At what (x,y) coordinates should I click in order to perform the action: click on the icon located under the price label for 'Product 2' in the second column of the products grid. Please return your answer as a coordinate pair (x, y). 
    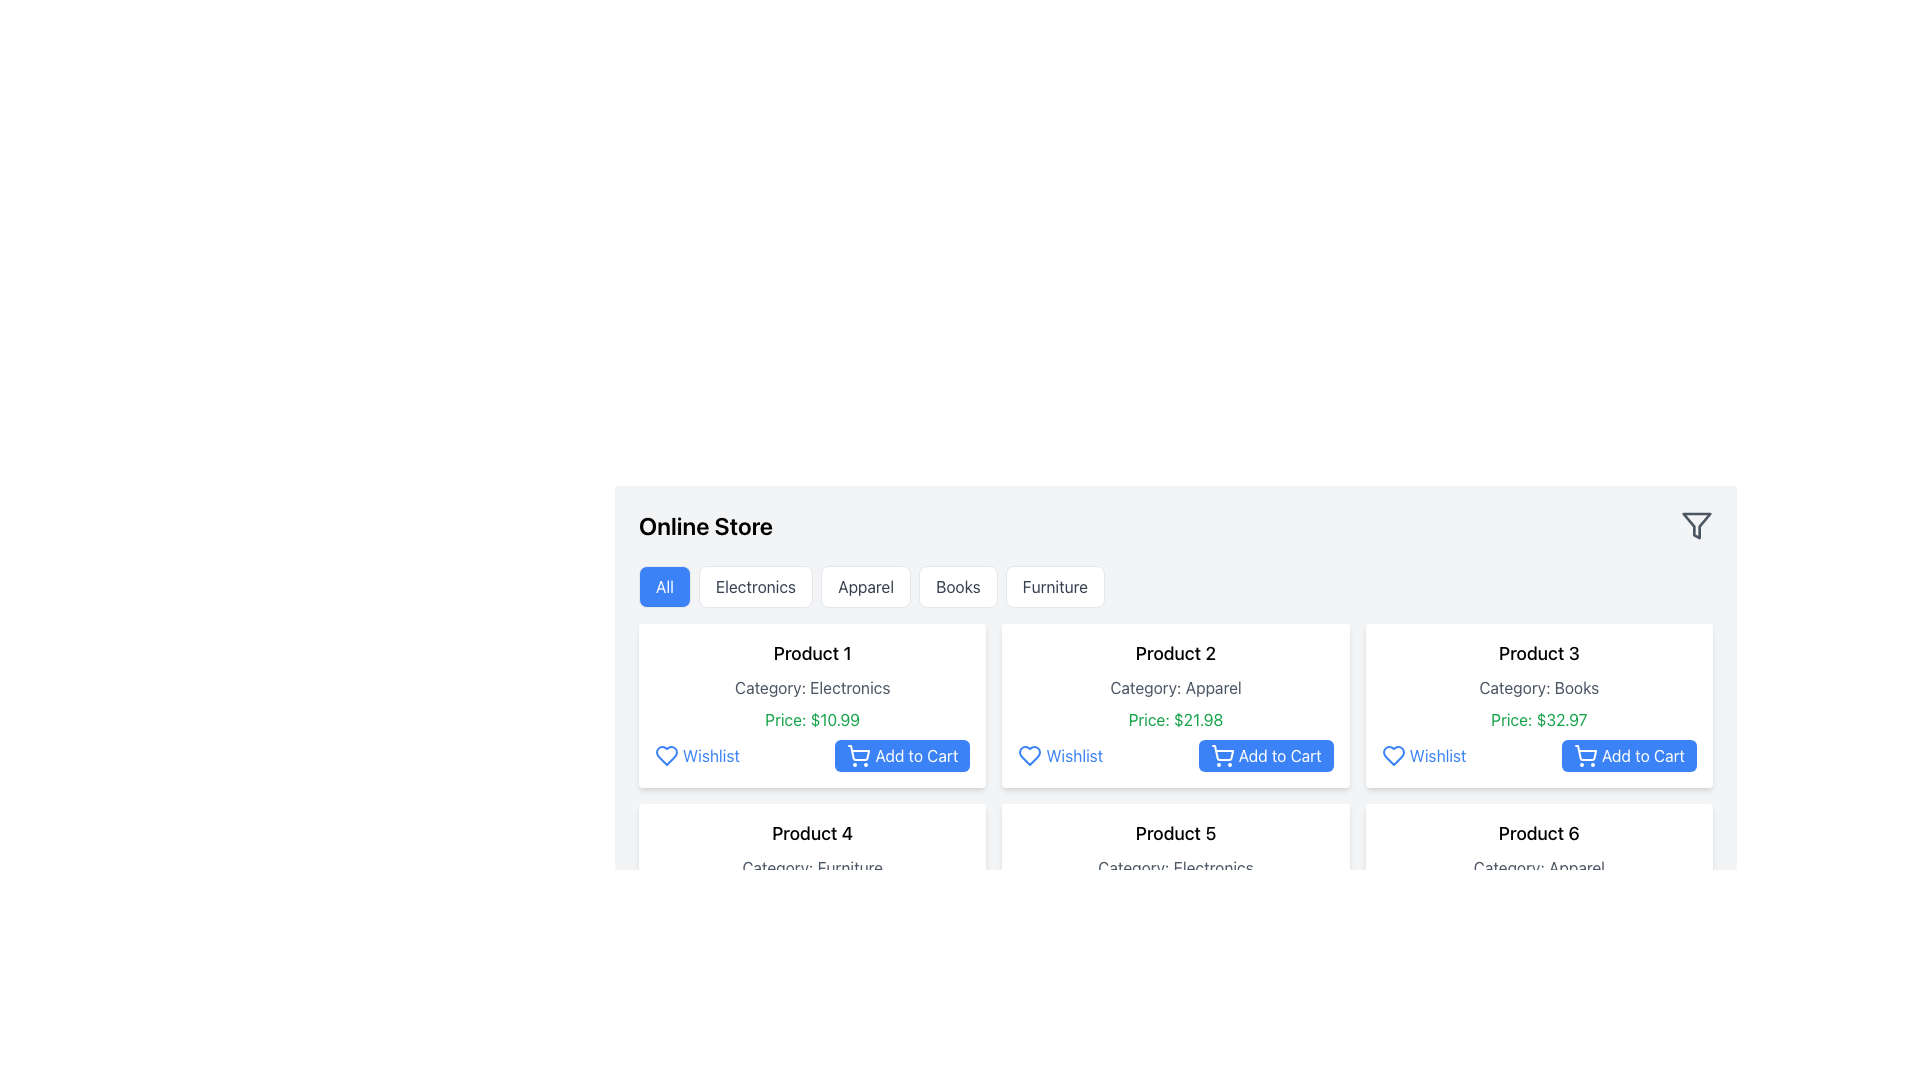
    Looking at the image, I should click on (1030, 756).